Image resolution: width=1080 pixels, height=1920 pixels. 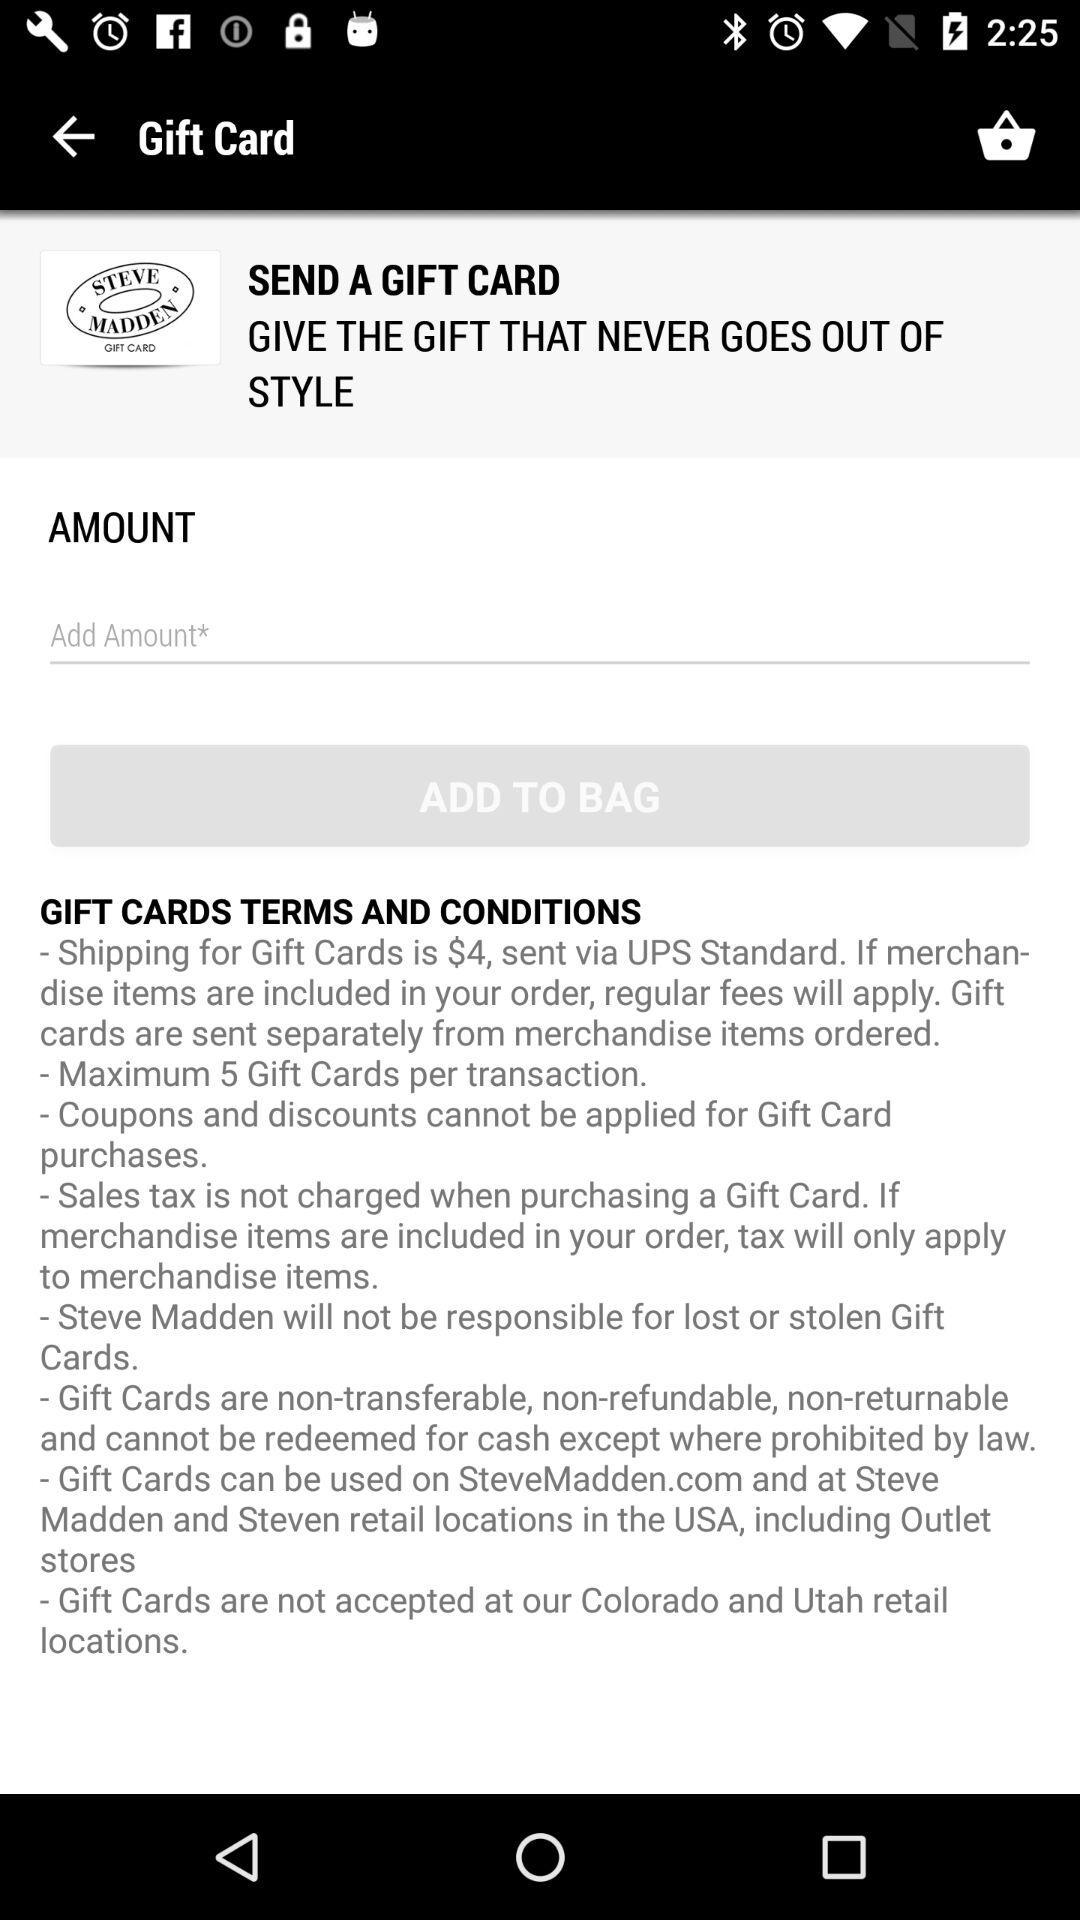 I want to click on amount, so click(x=540, y=634).